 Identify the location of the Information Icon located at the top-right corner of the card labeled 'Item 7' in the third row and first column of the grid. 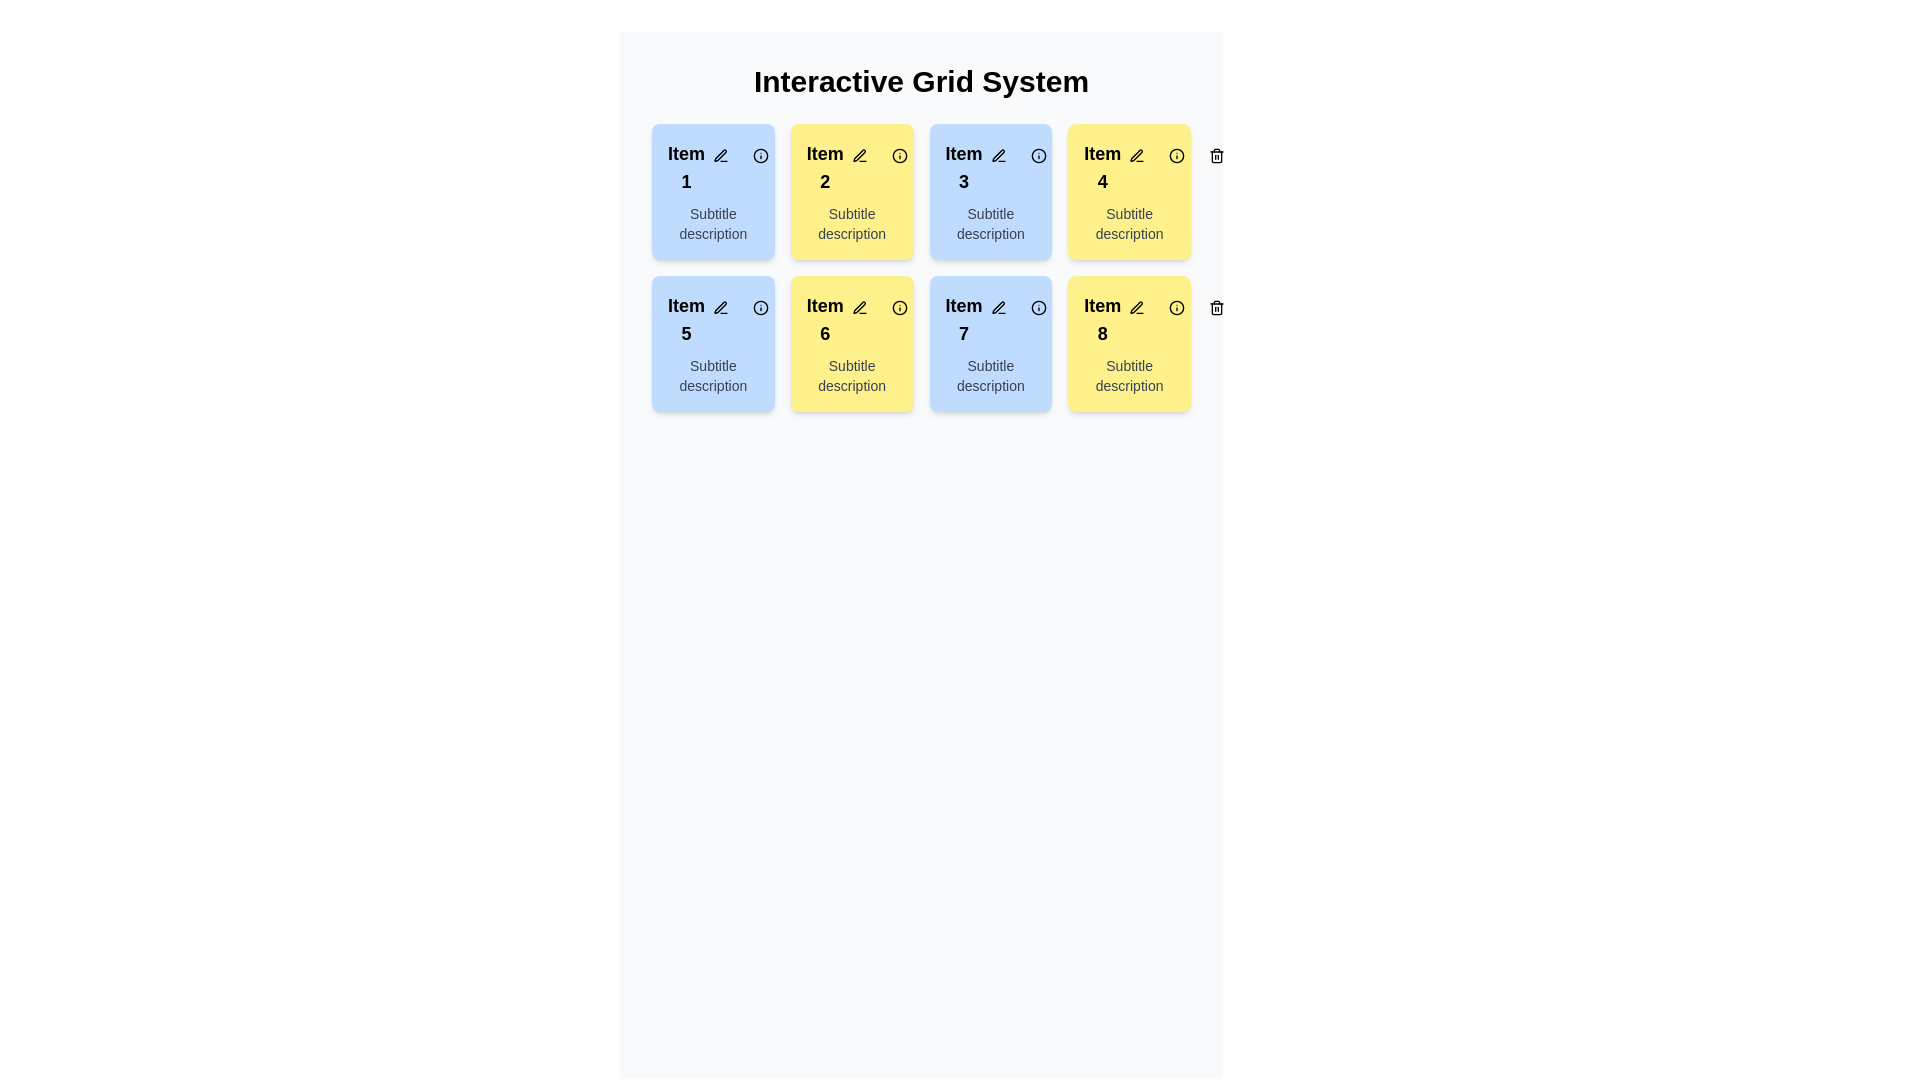
(1038, 308).